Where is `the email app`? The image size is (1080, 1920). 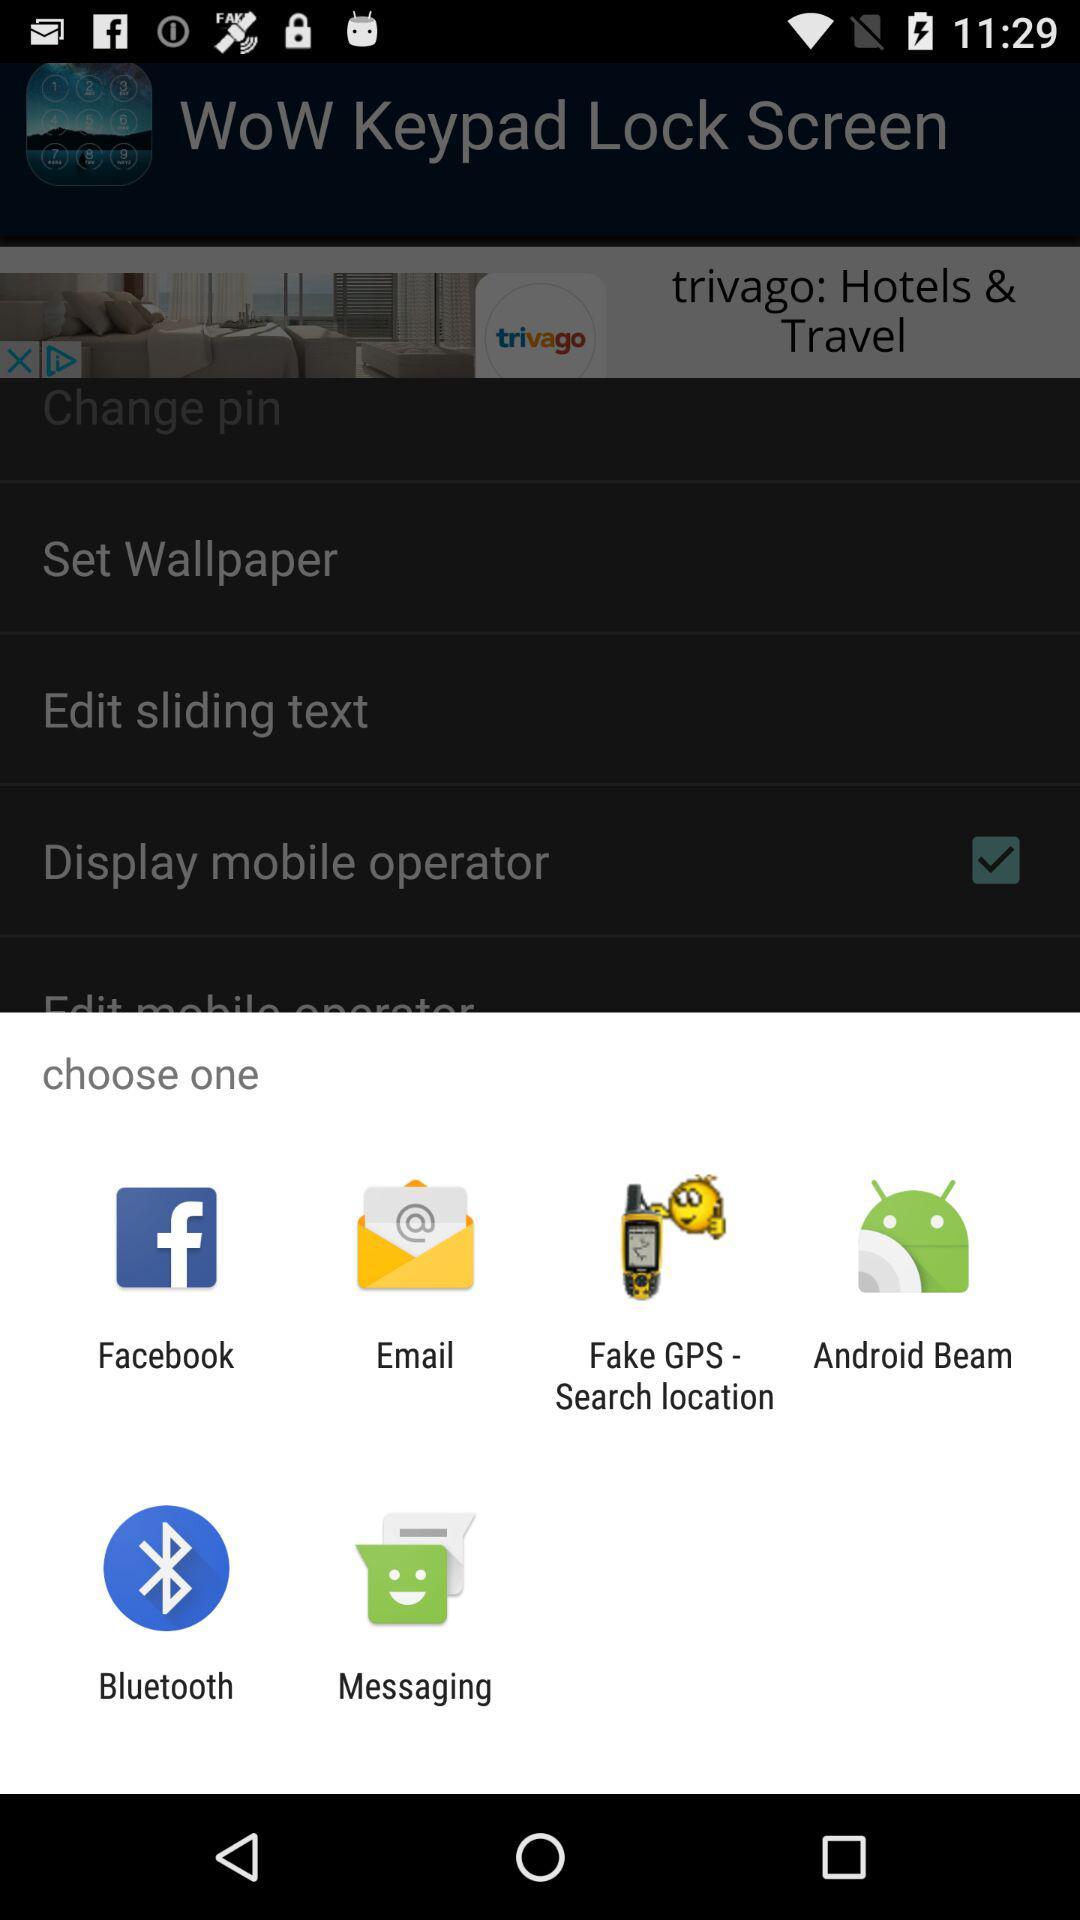 the email app is located at coordinates (414, 1374).